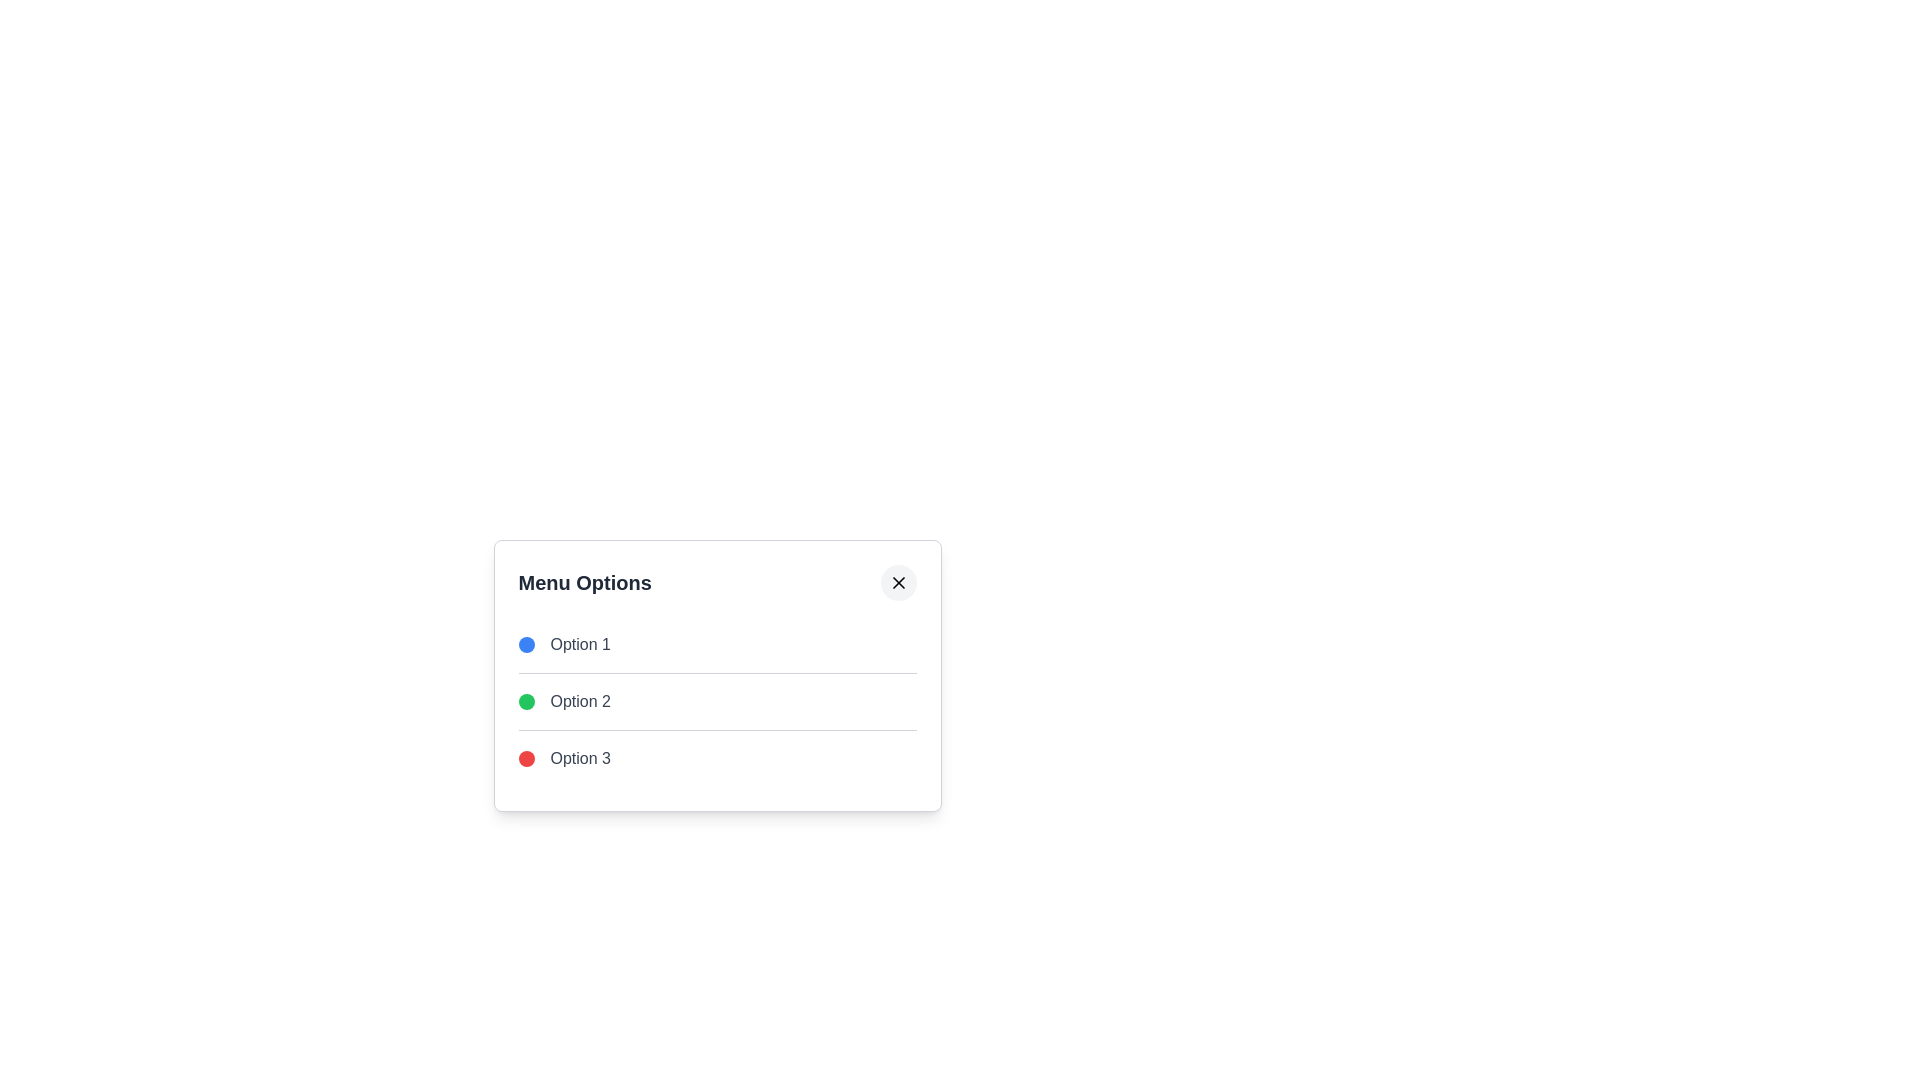  What do you see at coordinates (526, 759) in the screenshot?
I see `the visual indicator icon for 'Option 3'` at bounding box center [526, 759].